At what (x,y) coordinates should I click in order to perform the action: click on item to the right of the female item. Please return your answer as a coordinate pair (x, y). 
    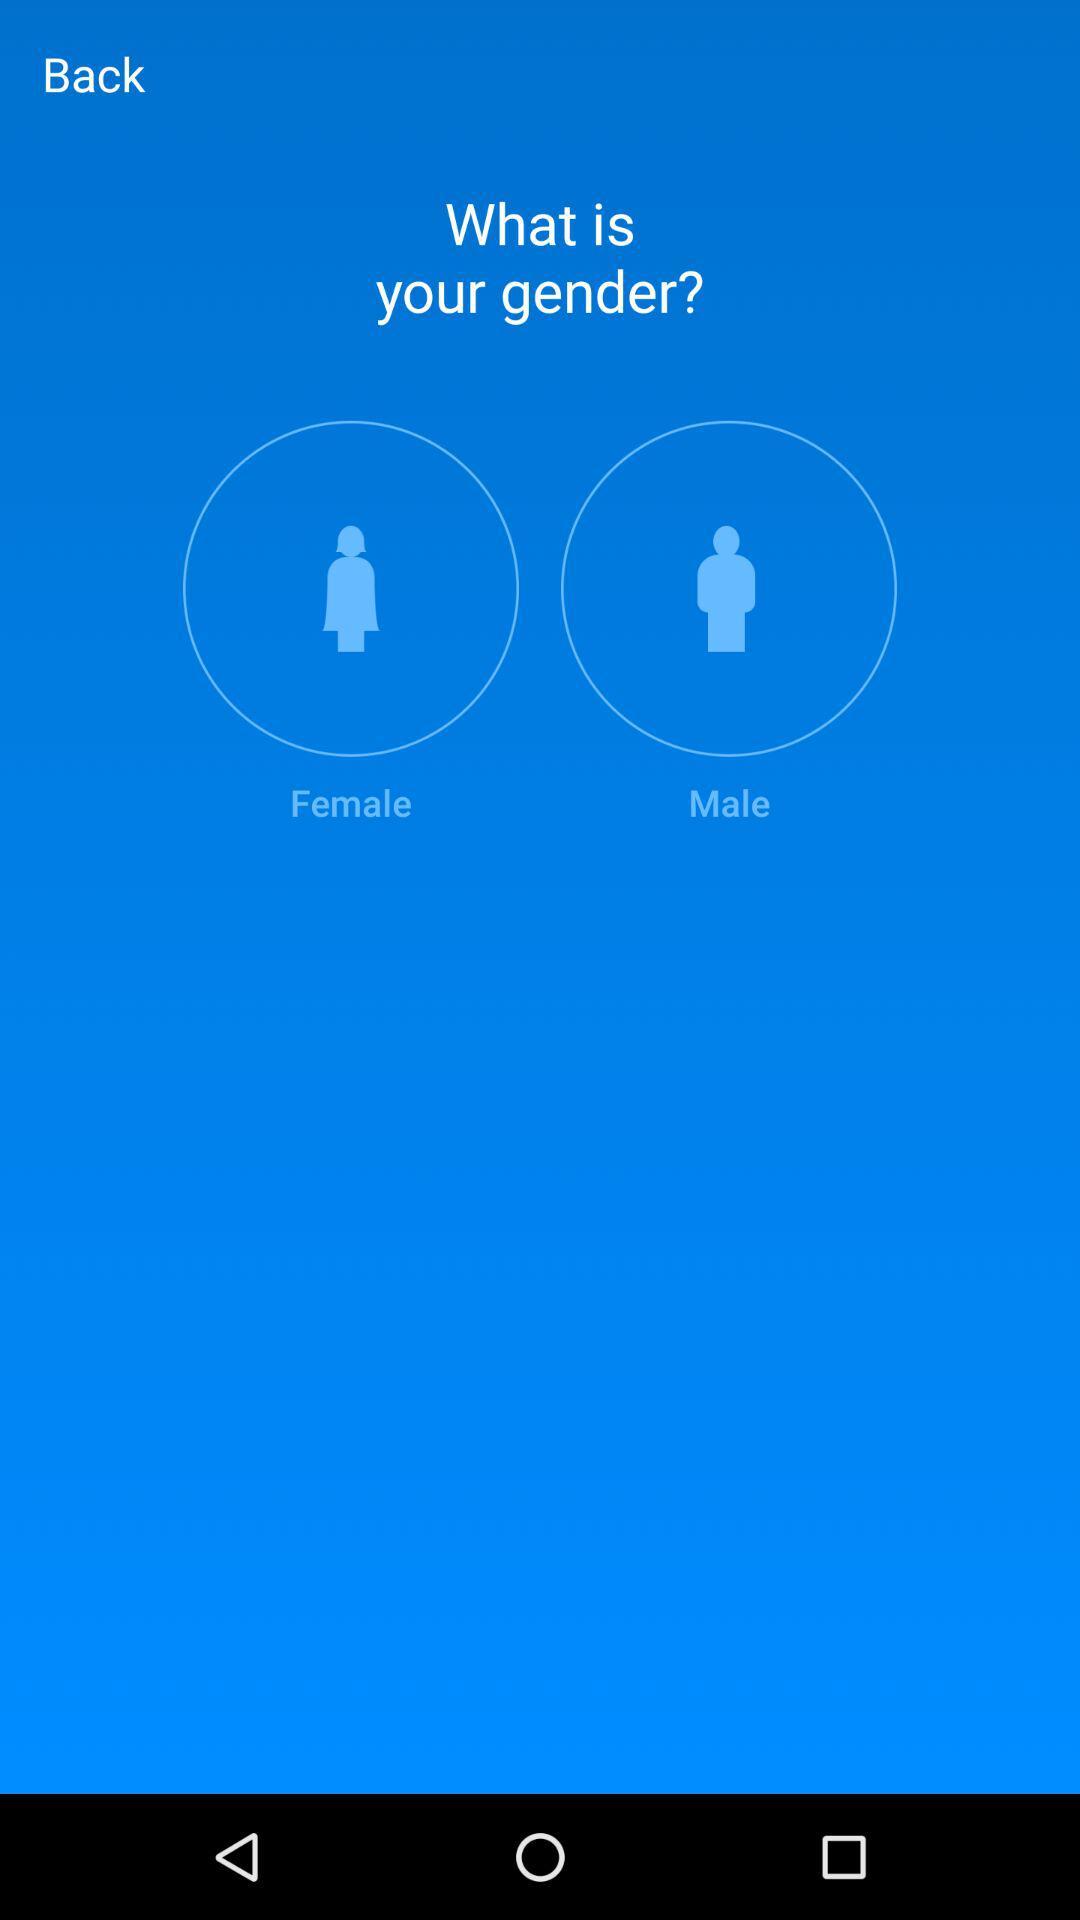
    Looking at the image, I should click on (729, 623).